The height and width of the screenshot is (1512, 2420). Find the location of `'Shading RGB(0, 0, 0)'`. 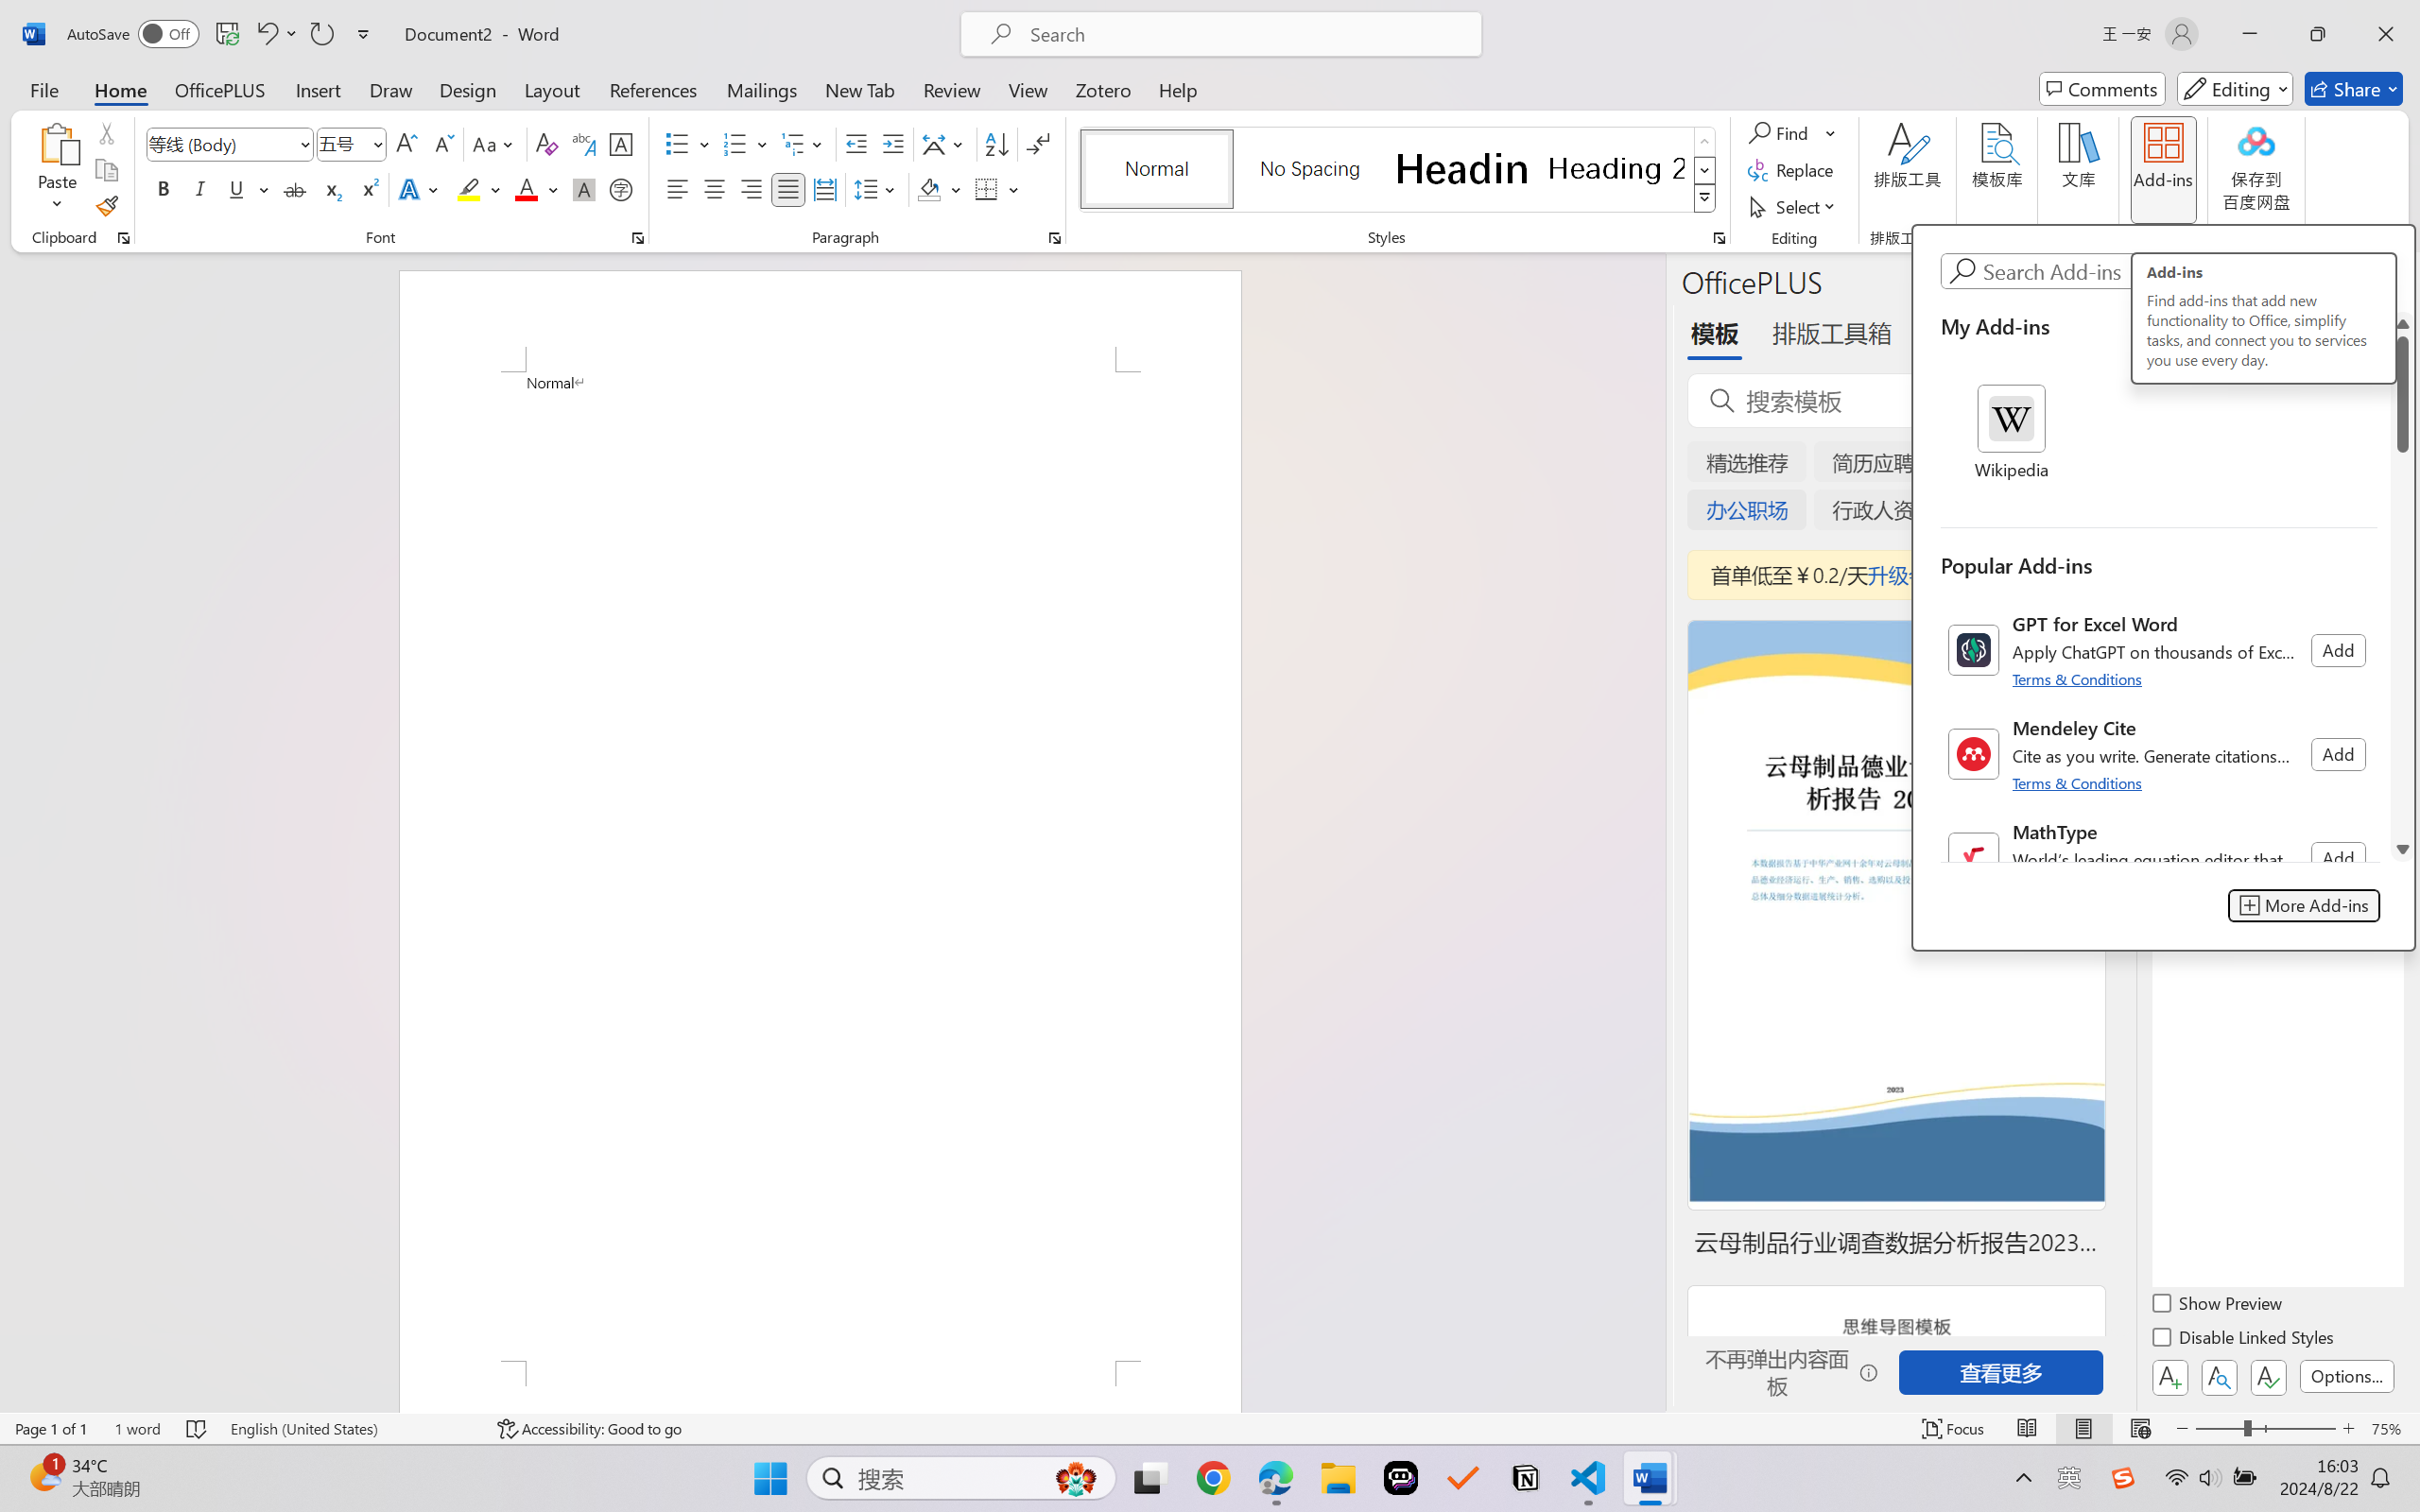

'Shading RGB(0, 0, 0)' is located at coordinates (928, 188).